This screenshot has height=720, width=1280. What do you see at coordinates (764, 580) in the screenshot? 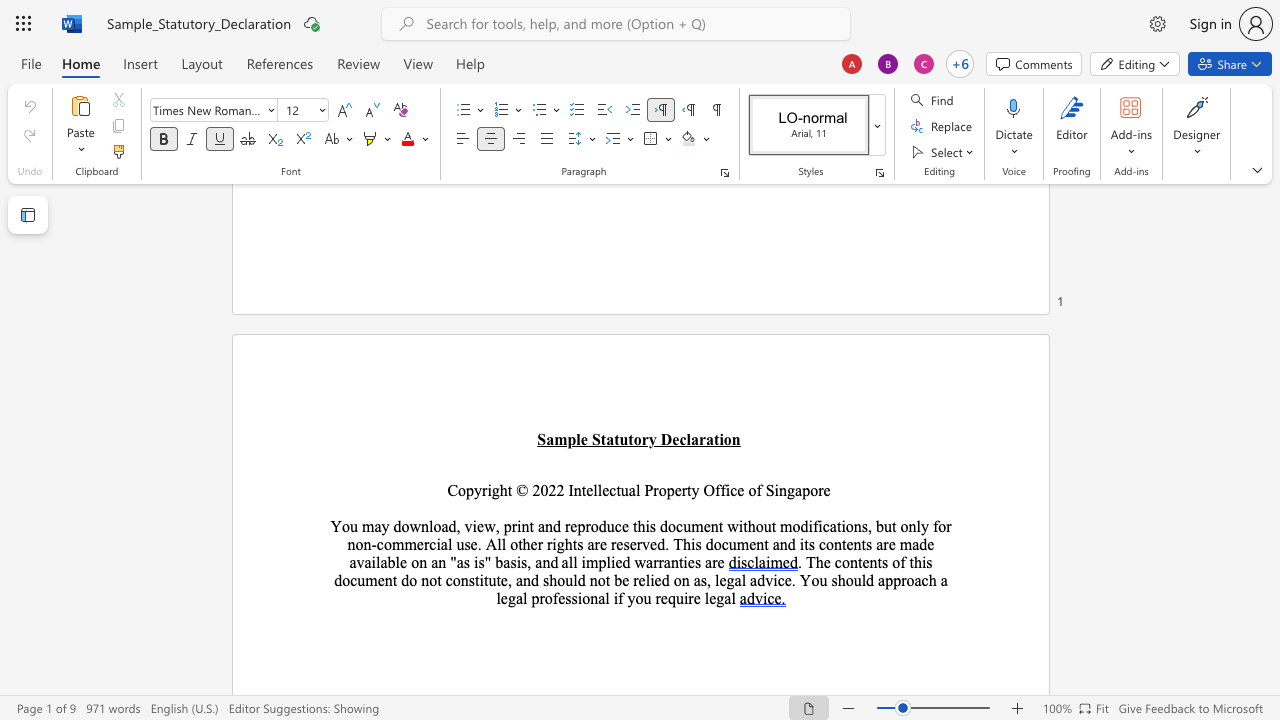
I see `the space between the continuous character "d" and "v" in the text` at bounding box center [764, 580].